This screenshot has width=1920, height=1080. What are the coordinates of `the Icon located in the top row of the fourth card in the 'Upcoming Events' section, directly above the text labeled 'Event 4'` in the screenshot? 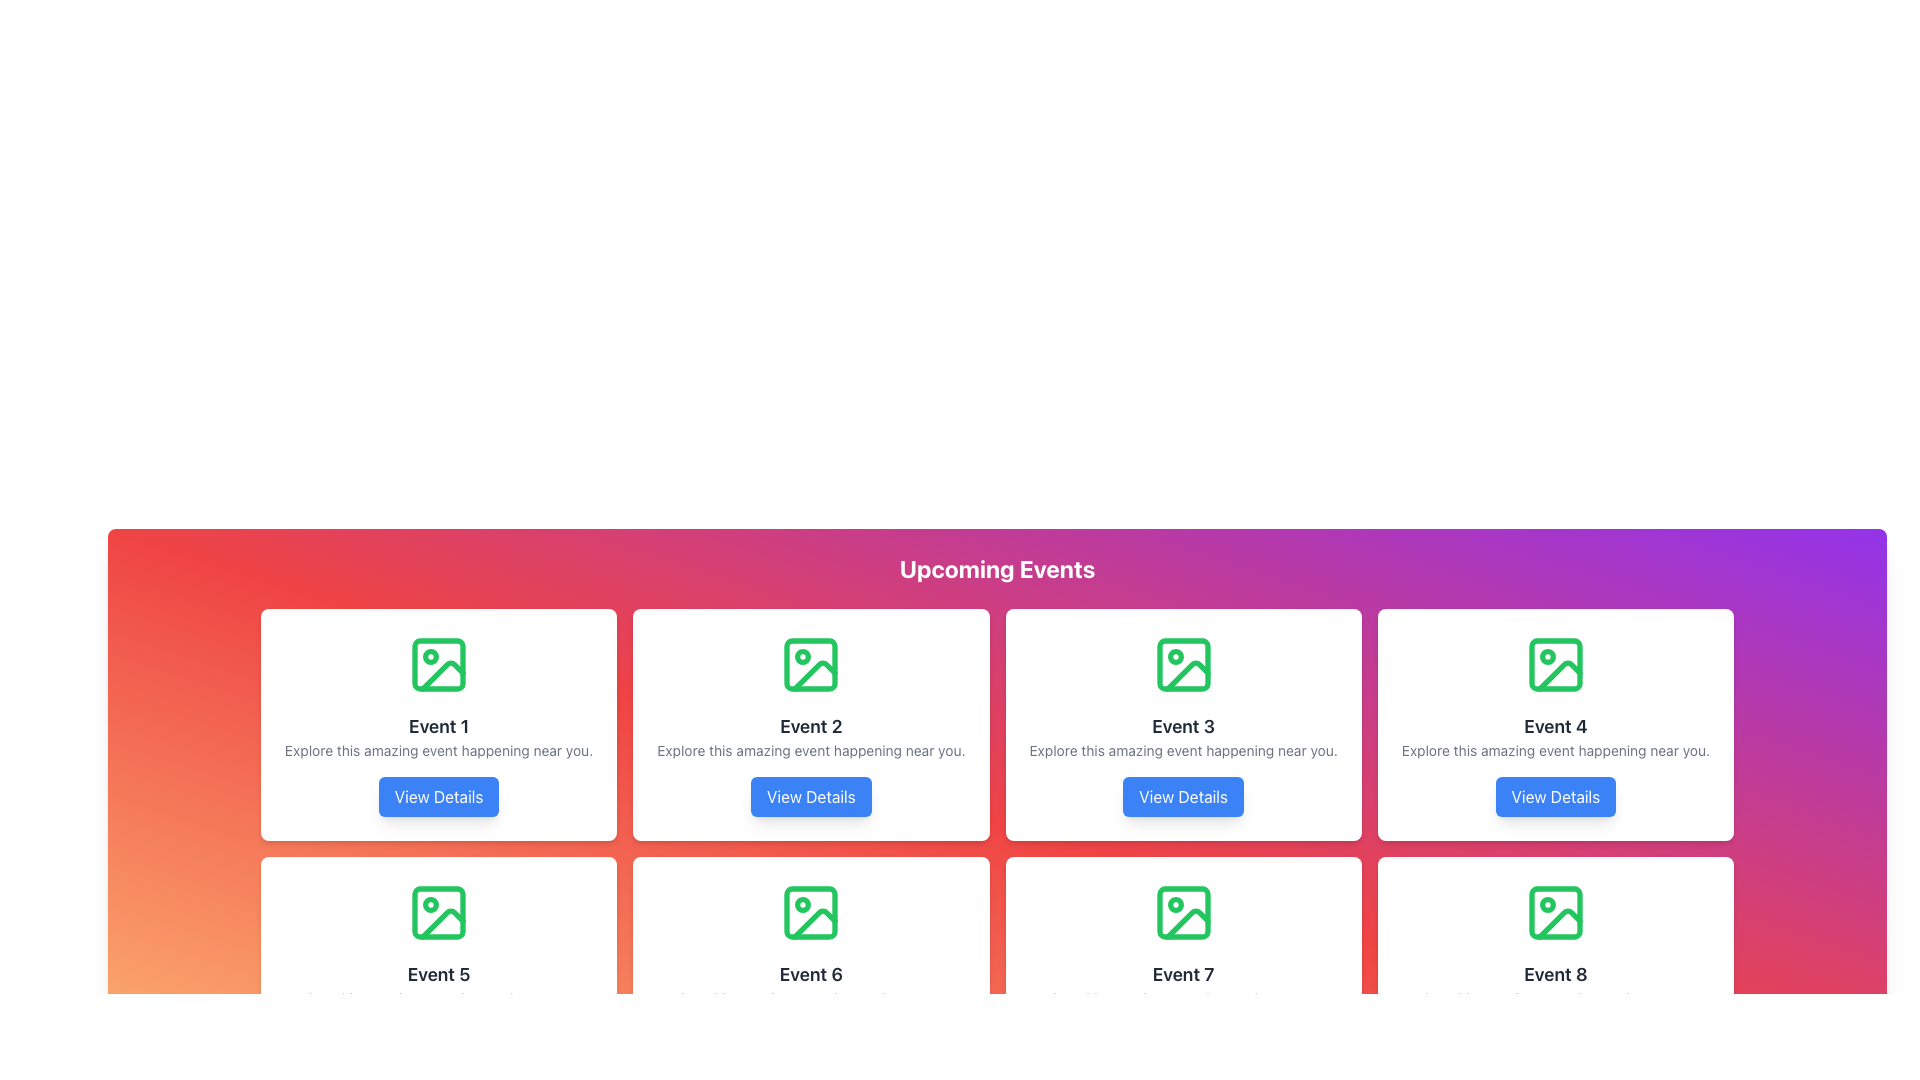 It's located at (1554, 664).